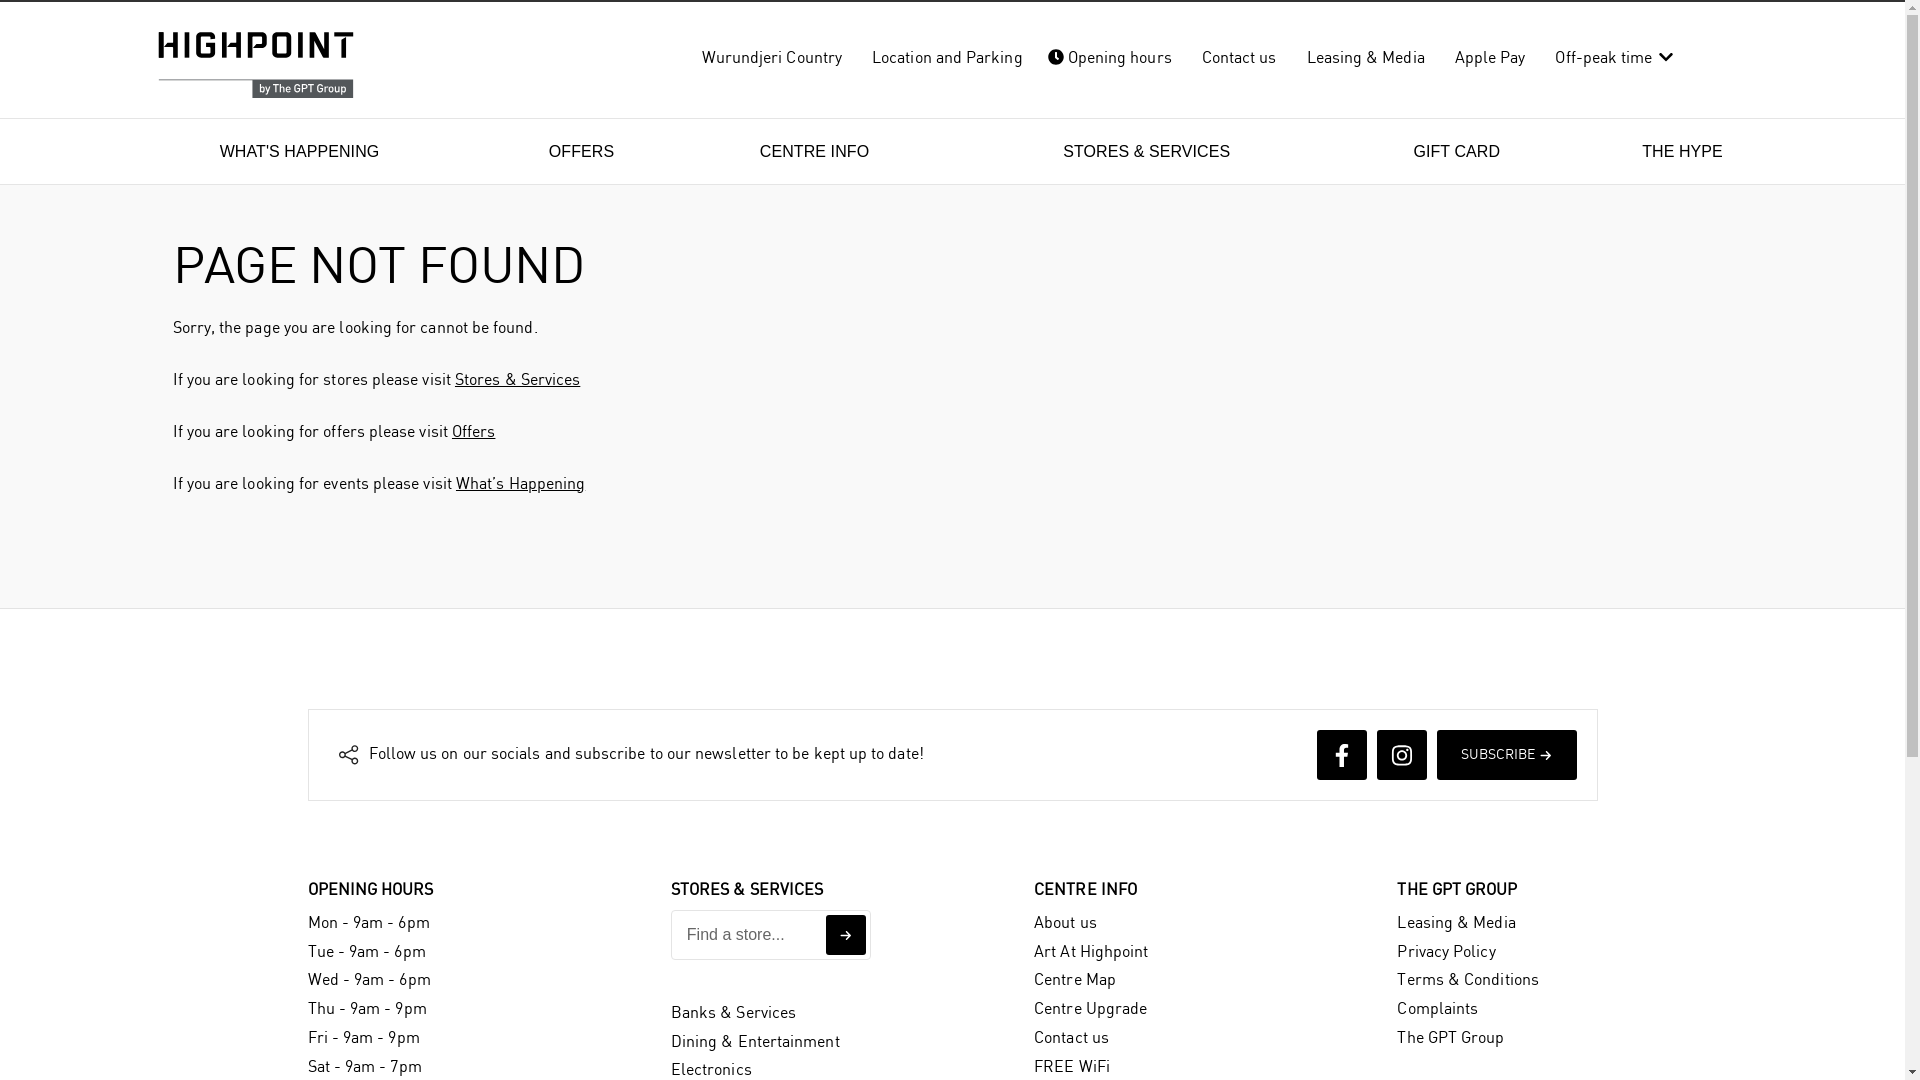  I want to click on 'CENTRE INFO', so click(815, 149).